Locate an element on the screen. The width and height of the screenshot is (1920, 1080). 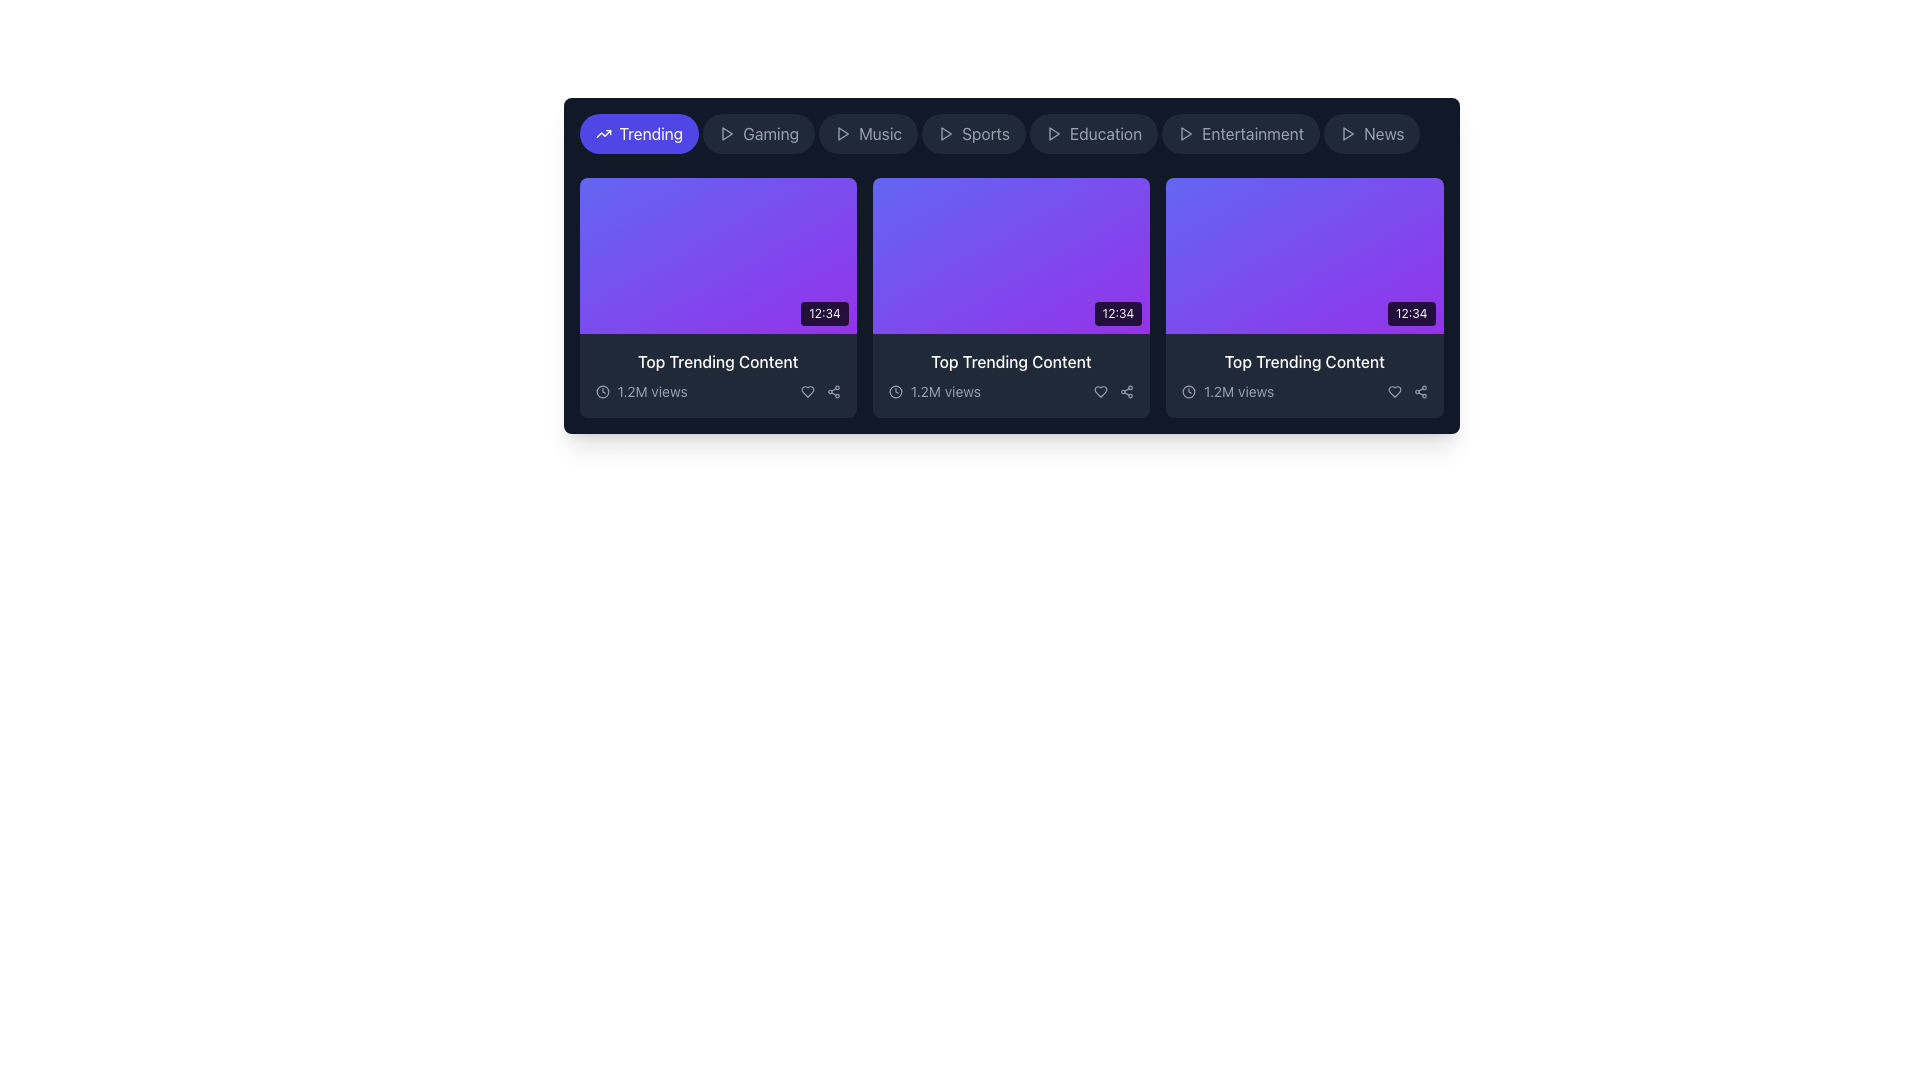
the triangular 'play' button icon located in the top-right section of the navigation bar is located at coordinates (1348, 134).